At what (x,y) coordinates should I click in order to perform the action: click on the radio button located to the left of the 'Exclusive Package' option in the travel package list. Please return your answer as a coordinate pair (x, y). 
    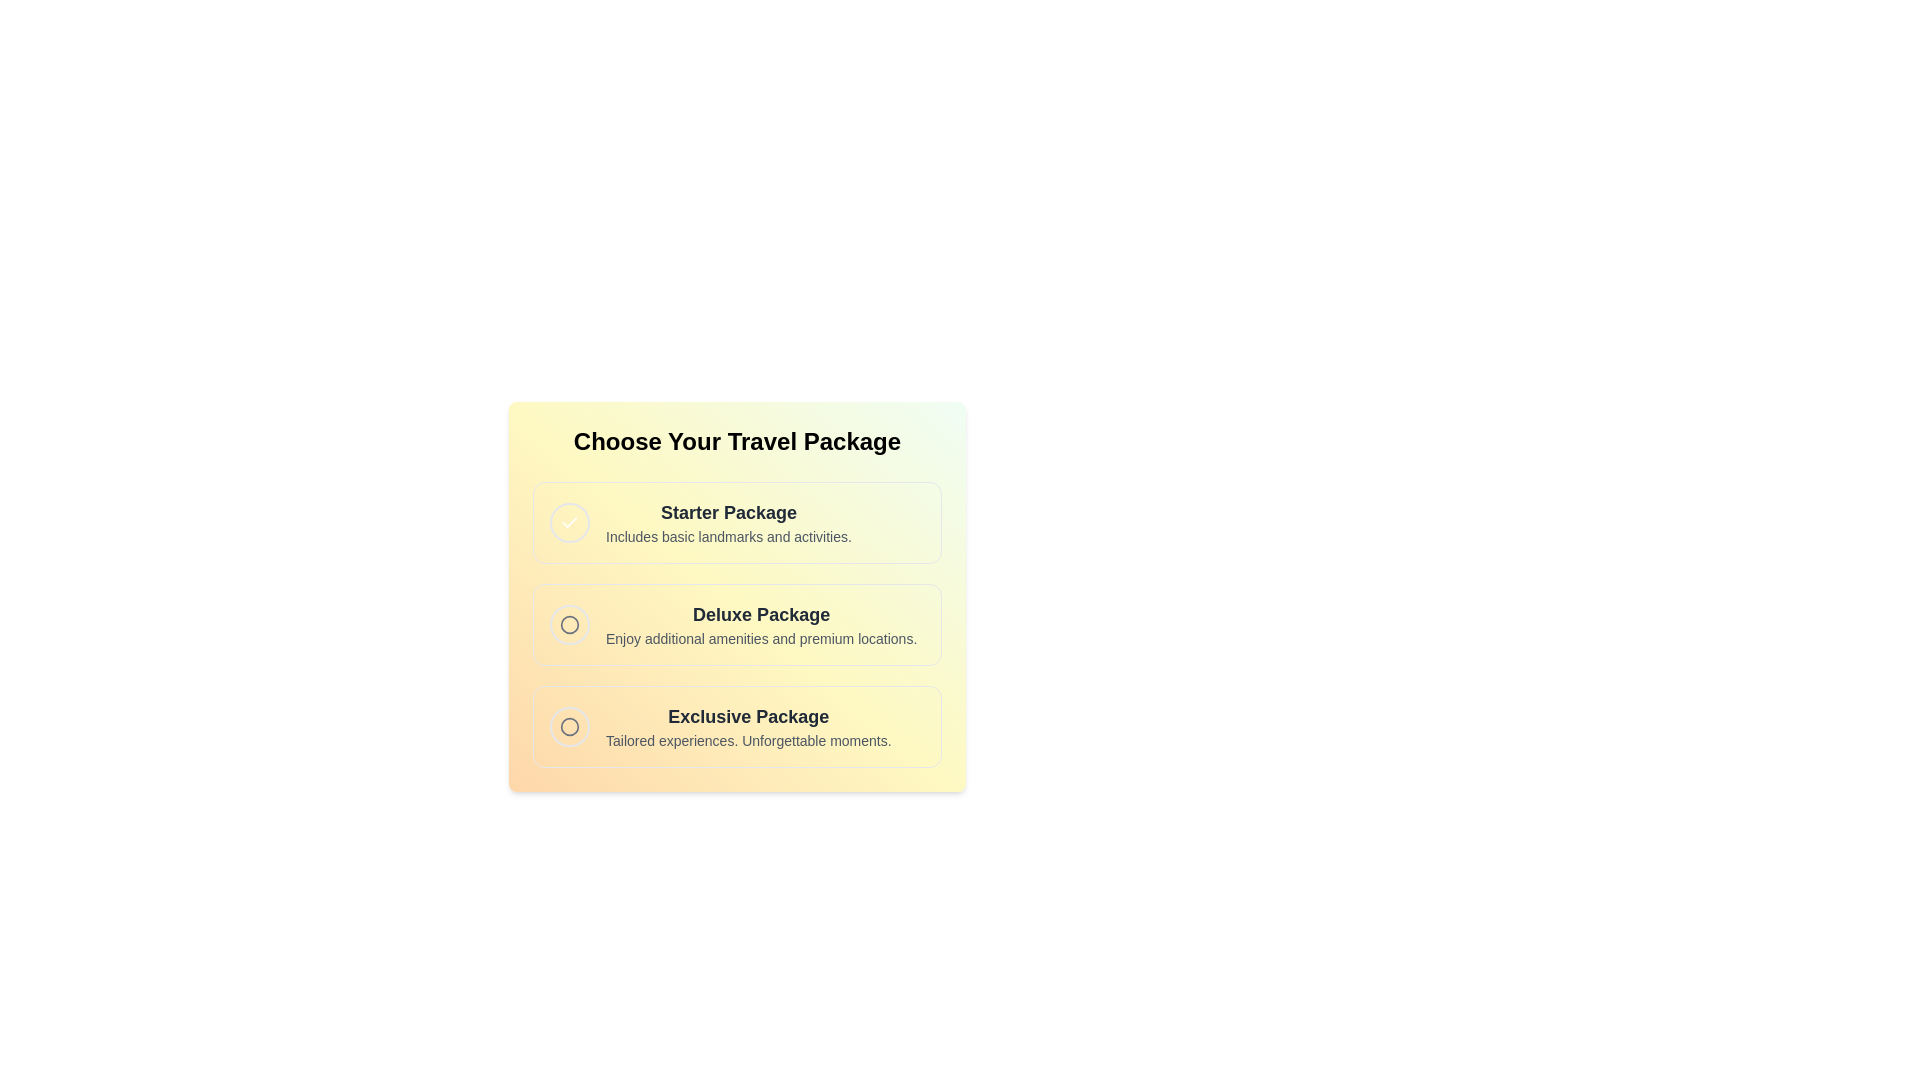
    Looking at the image, I should click on (569, 726).